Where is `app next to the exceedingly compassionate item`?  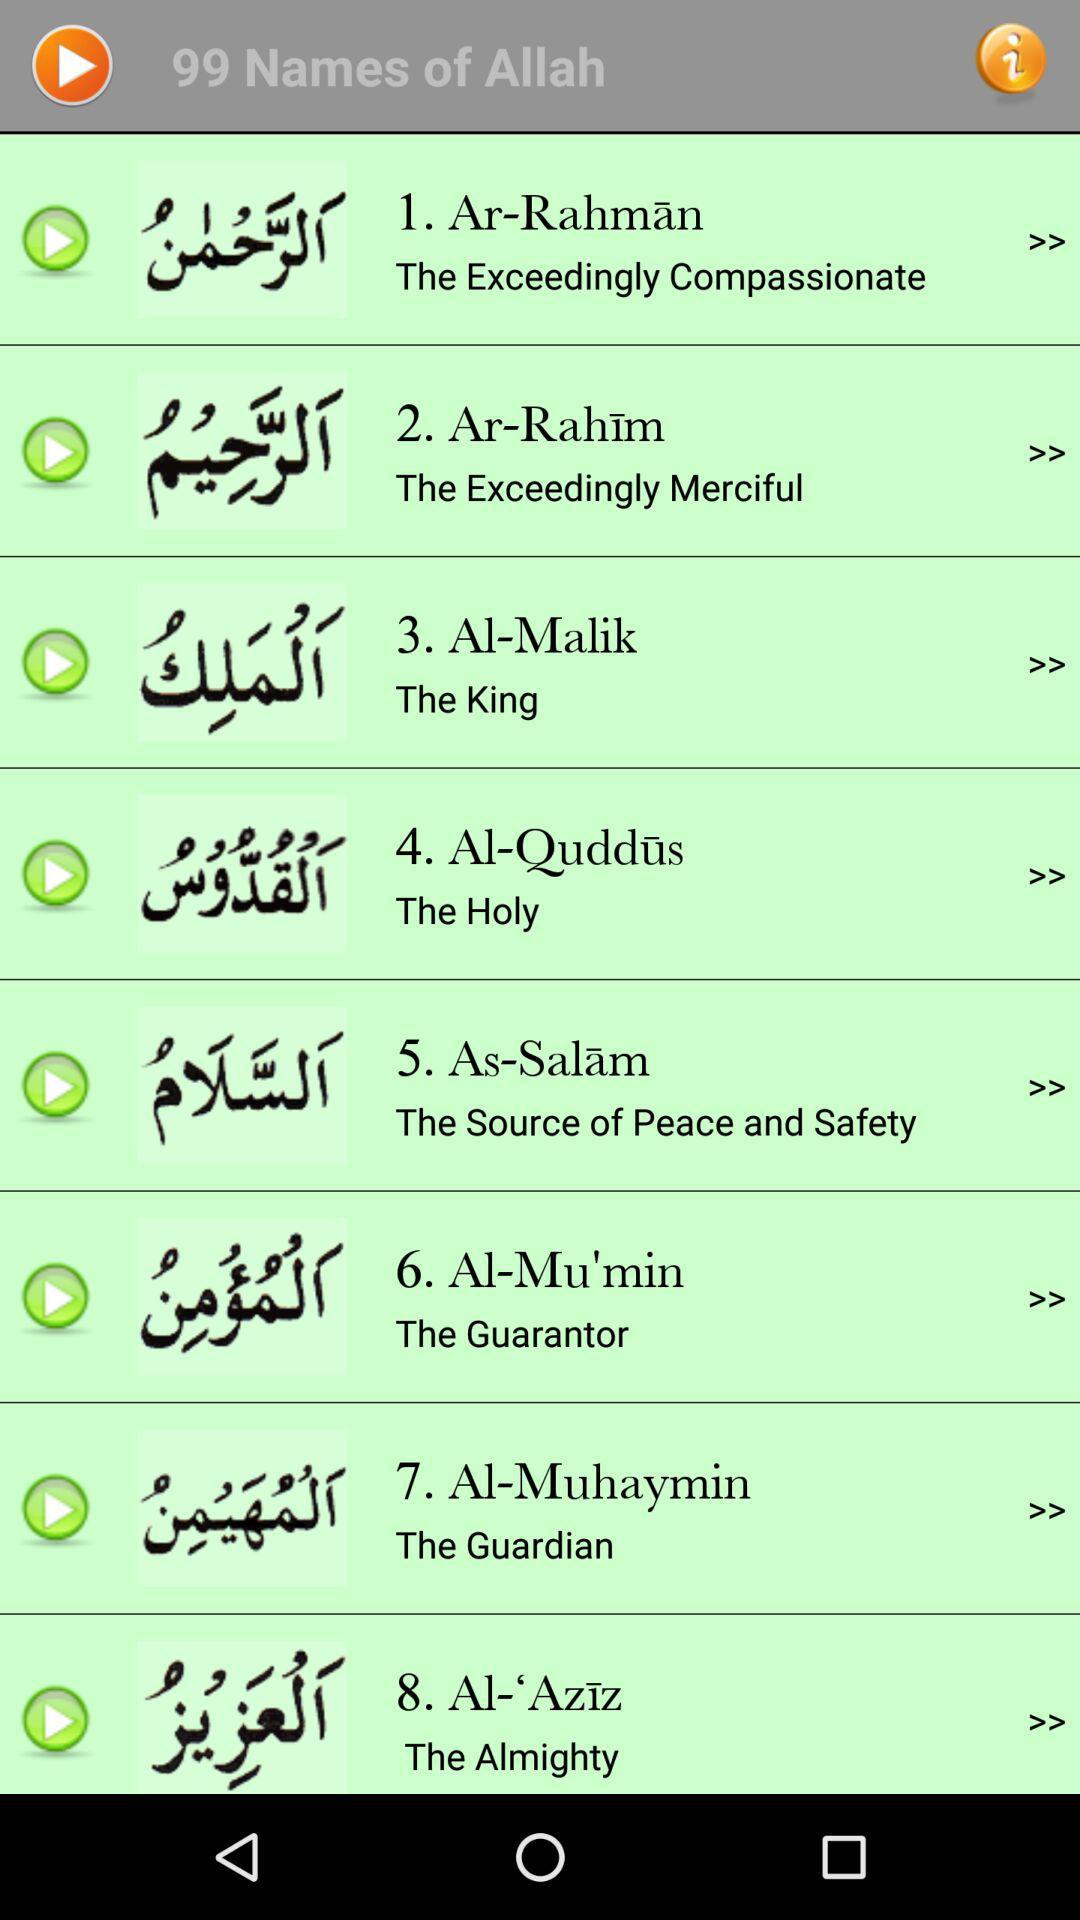
app next to the exceedingly compassionate item is located at coordinates (1045, 239).